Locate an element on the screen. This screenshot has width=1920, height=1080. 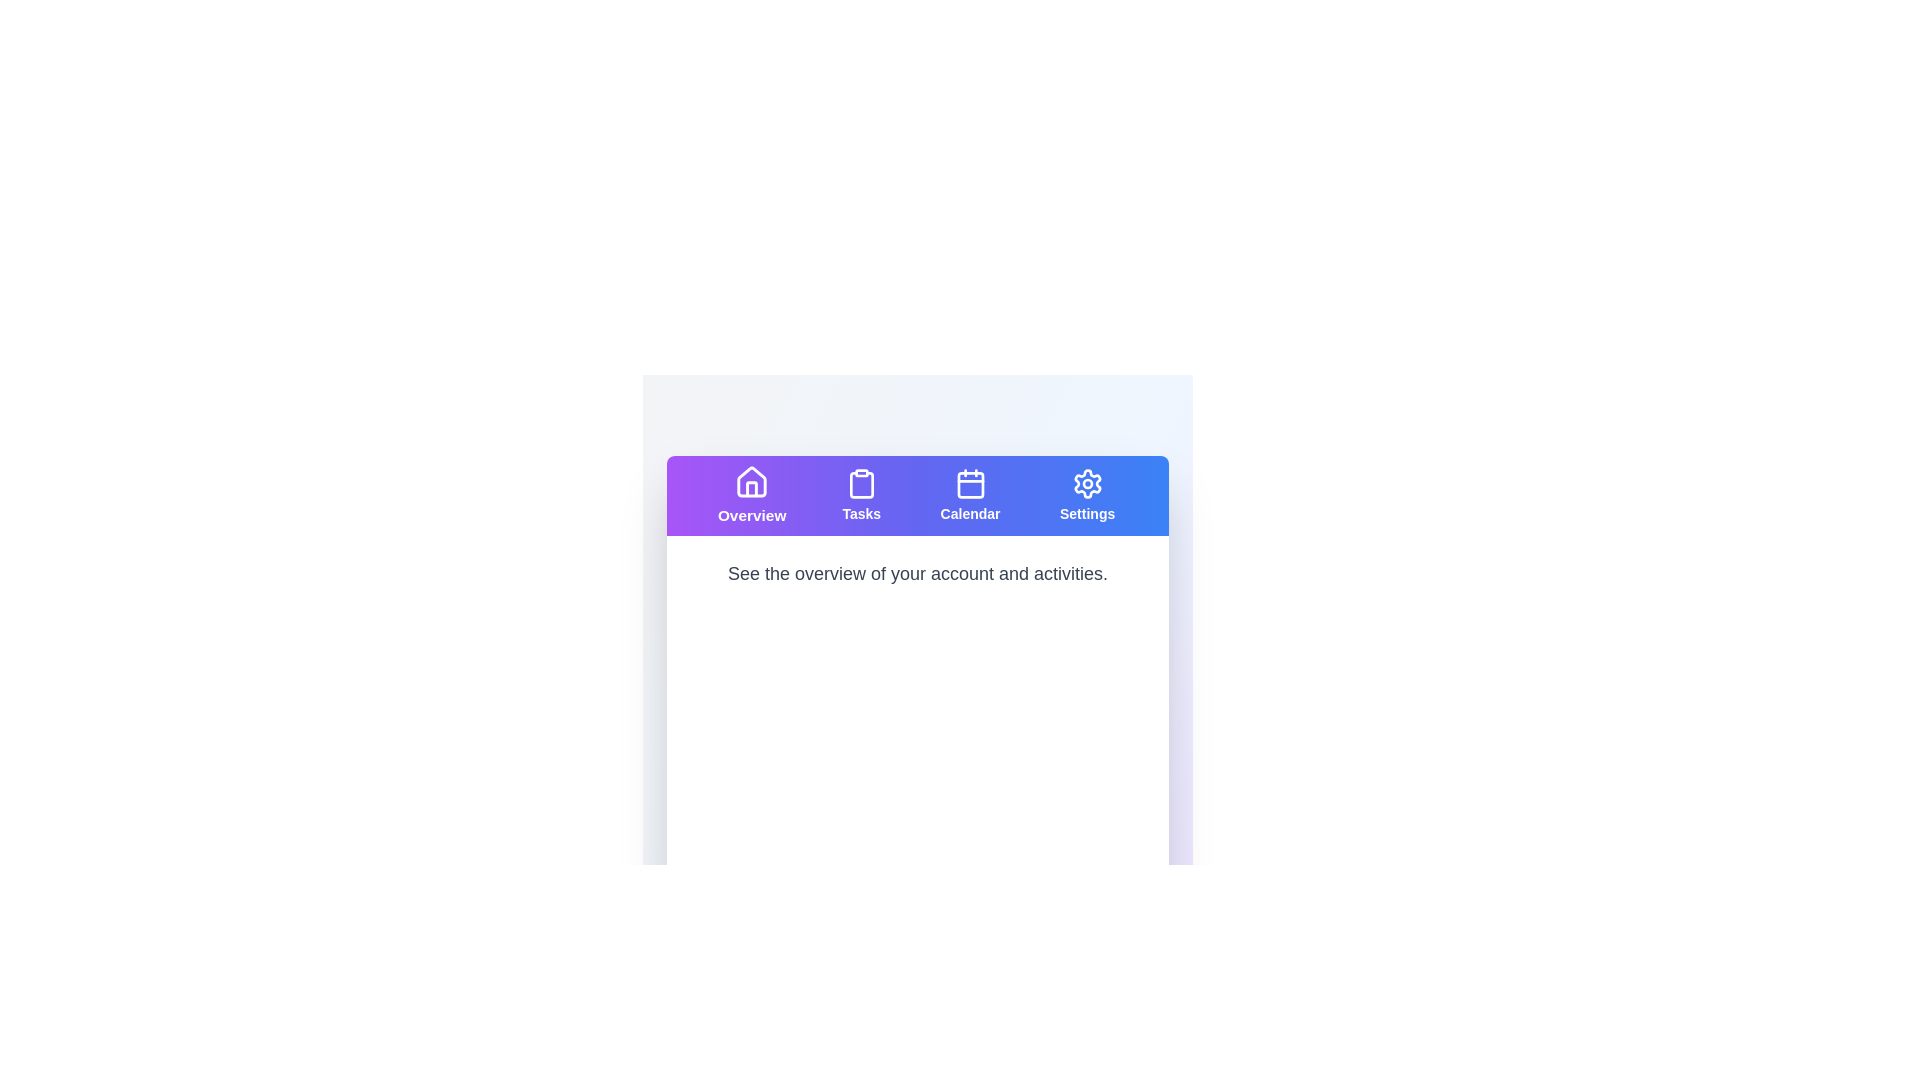
the settings icon located on the far right side of the horizontal navigation bar is located at coordinates (1086, 484).